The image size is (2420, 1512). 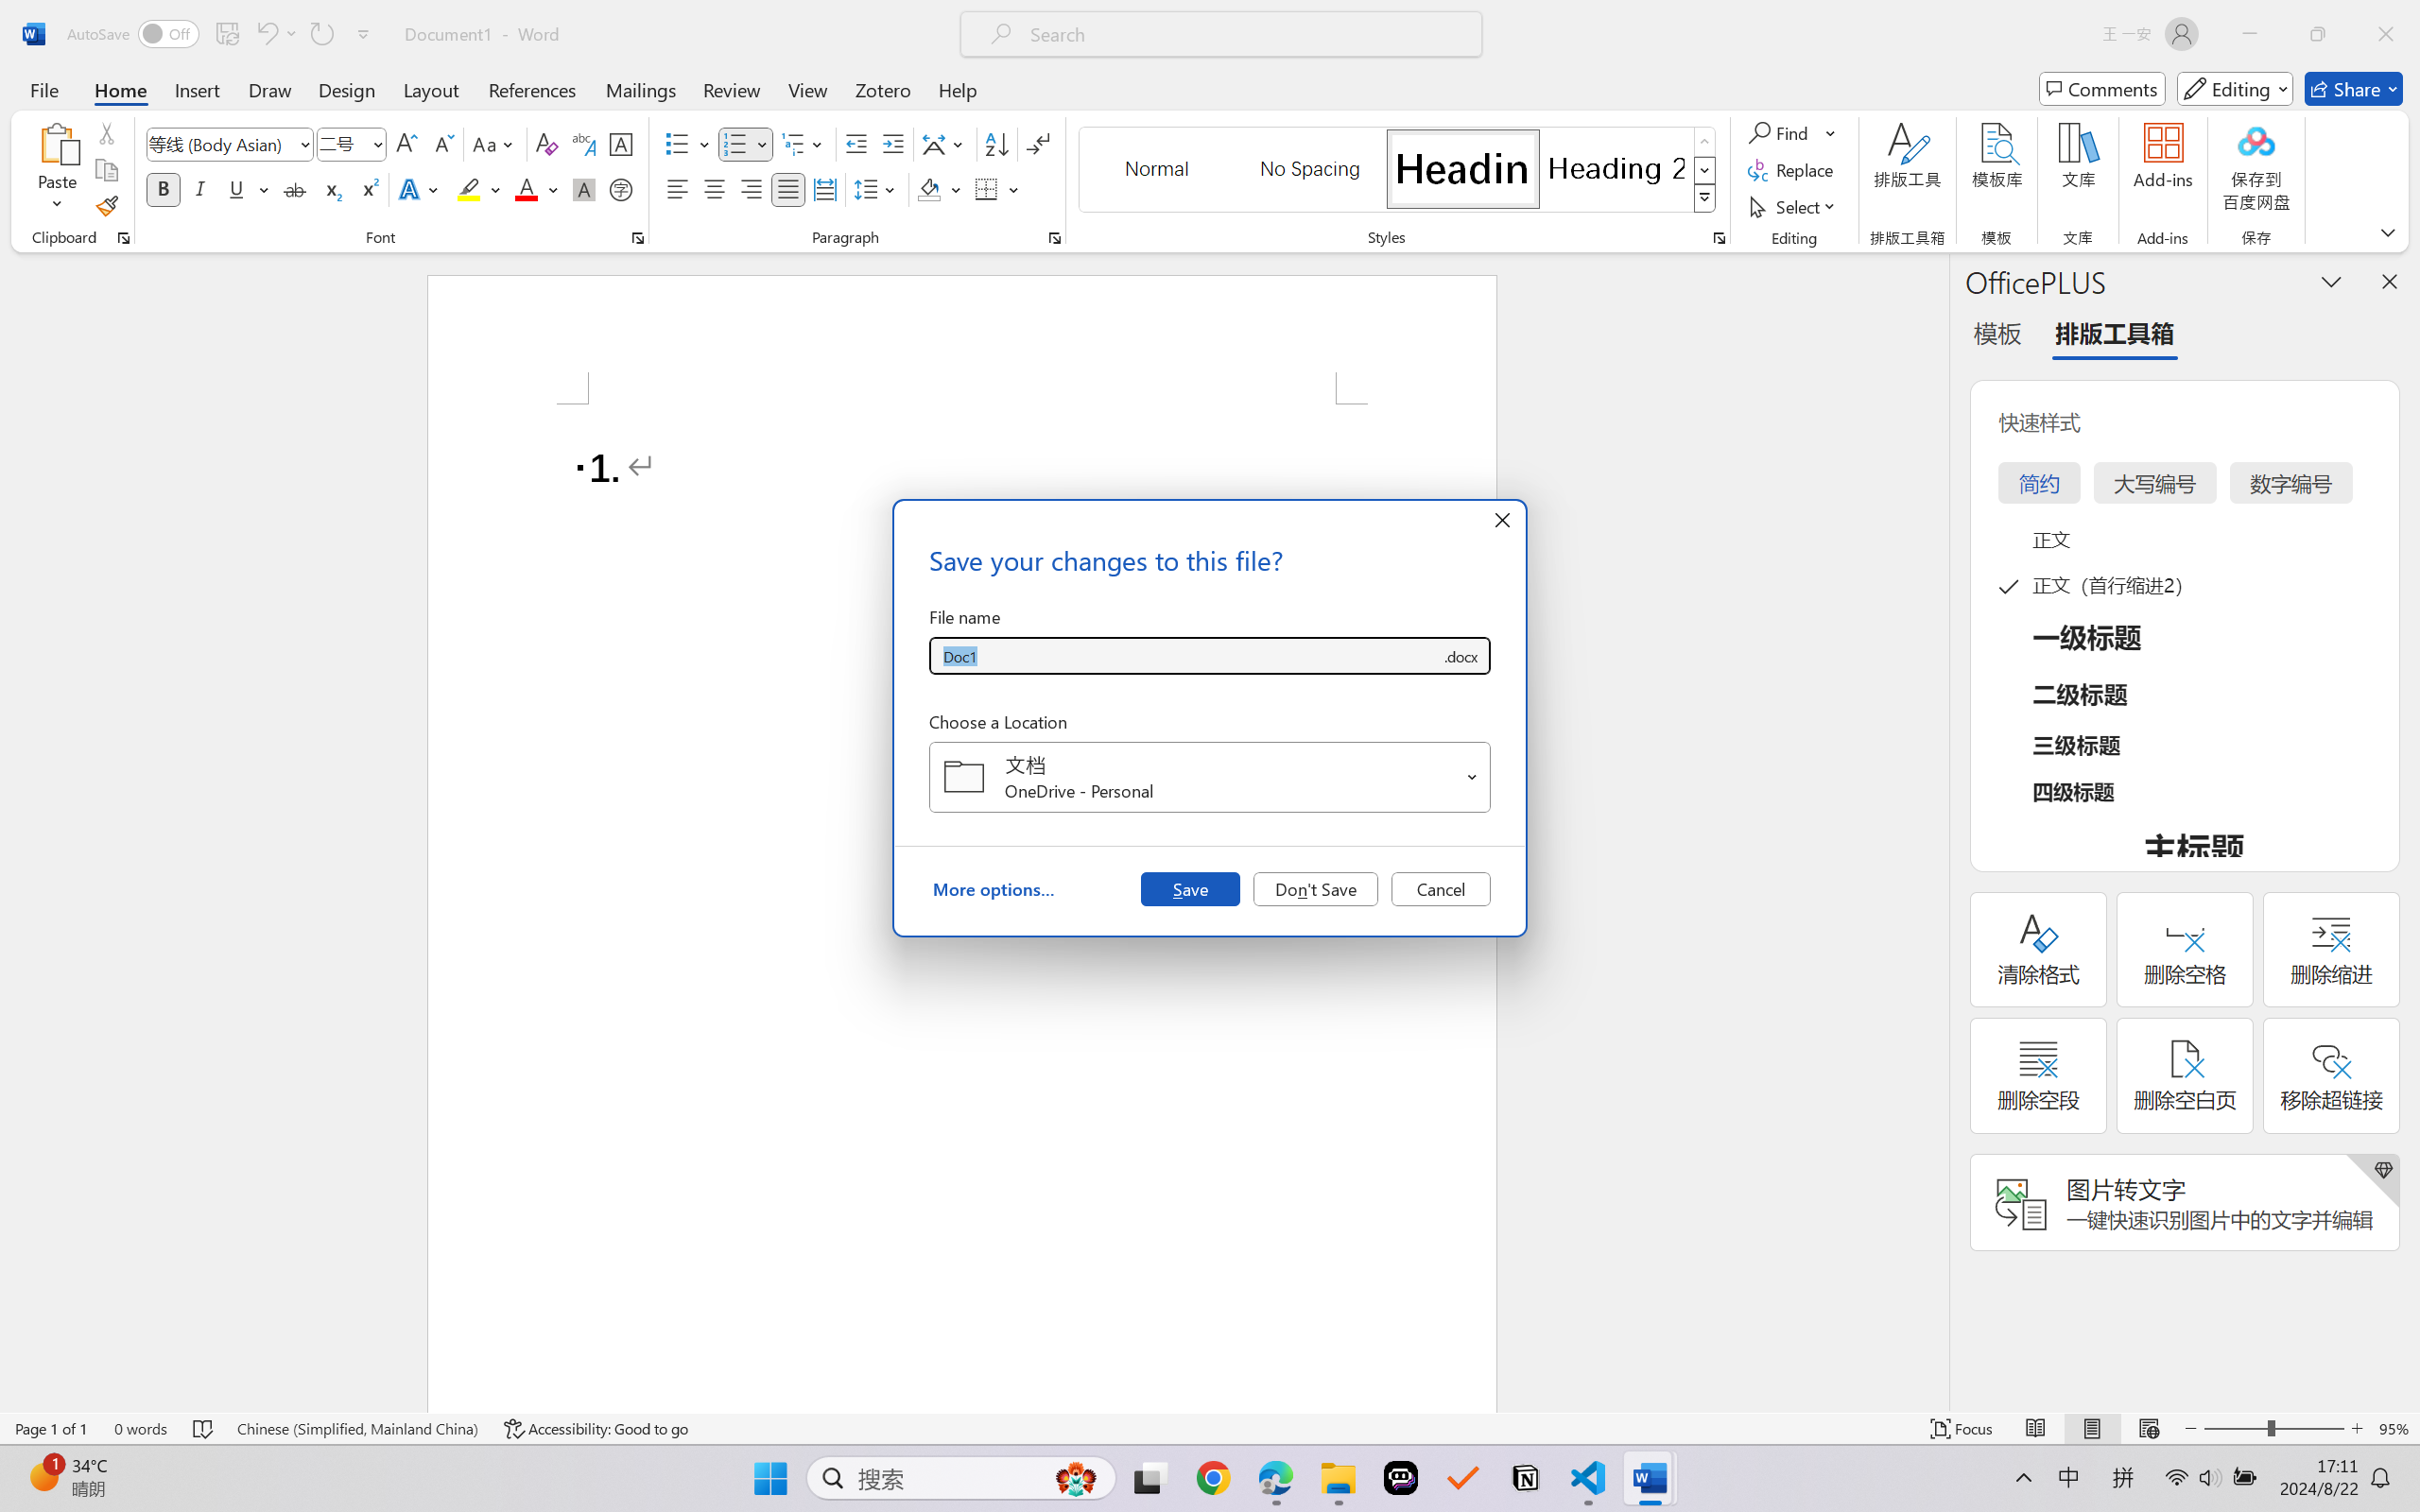 I want to click on 'Zoom 95%', so click(x=2394, y=1428).